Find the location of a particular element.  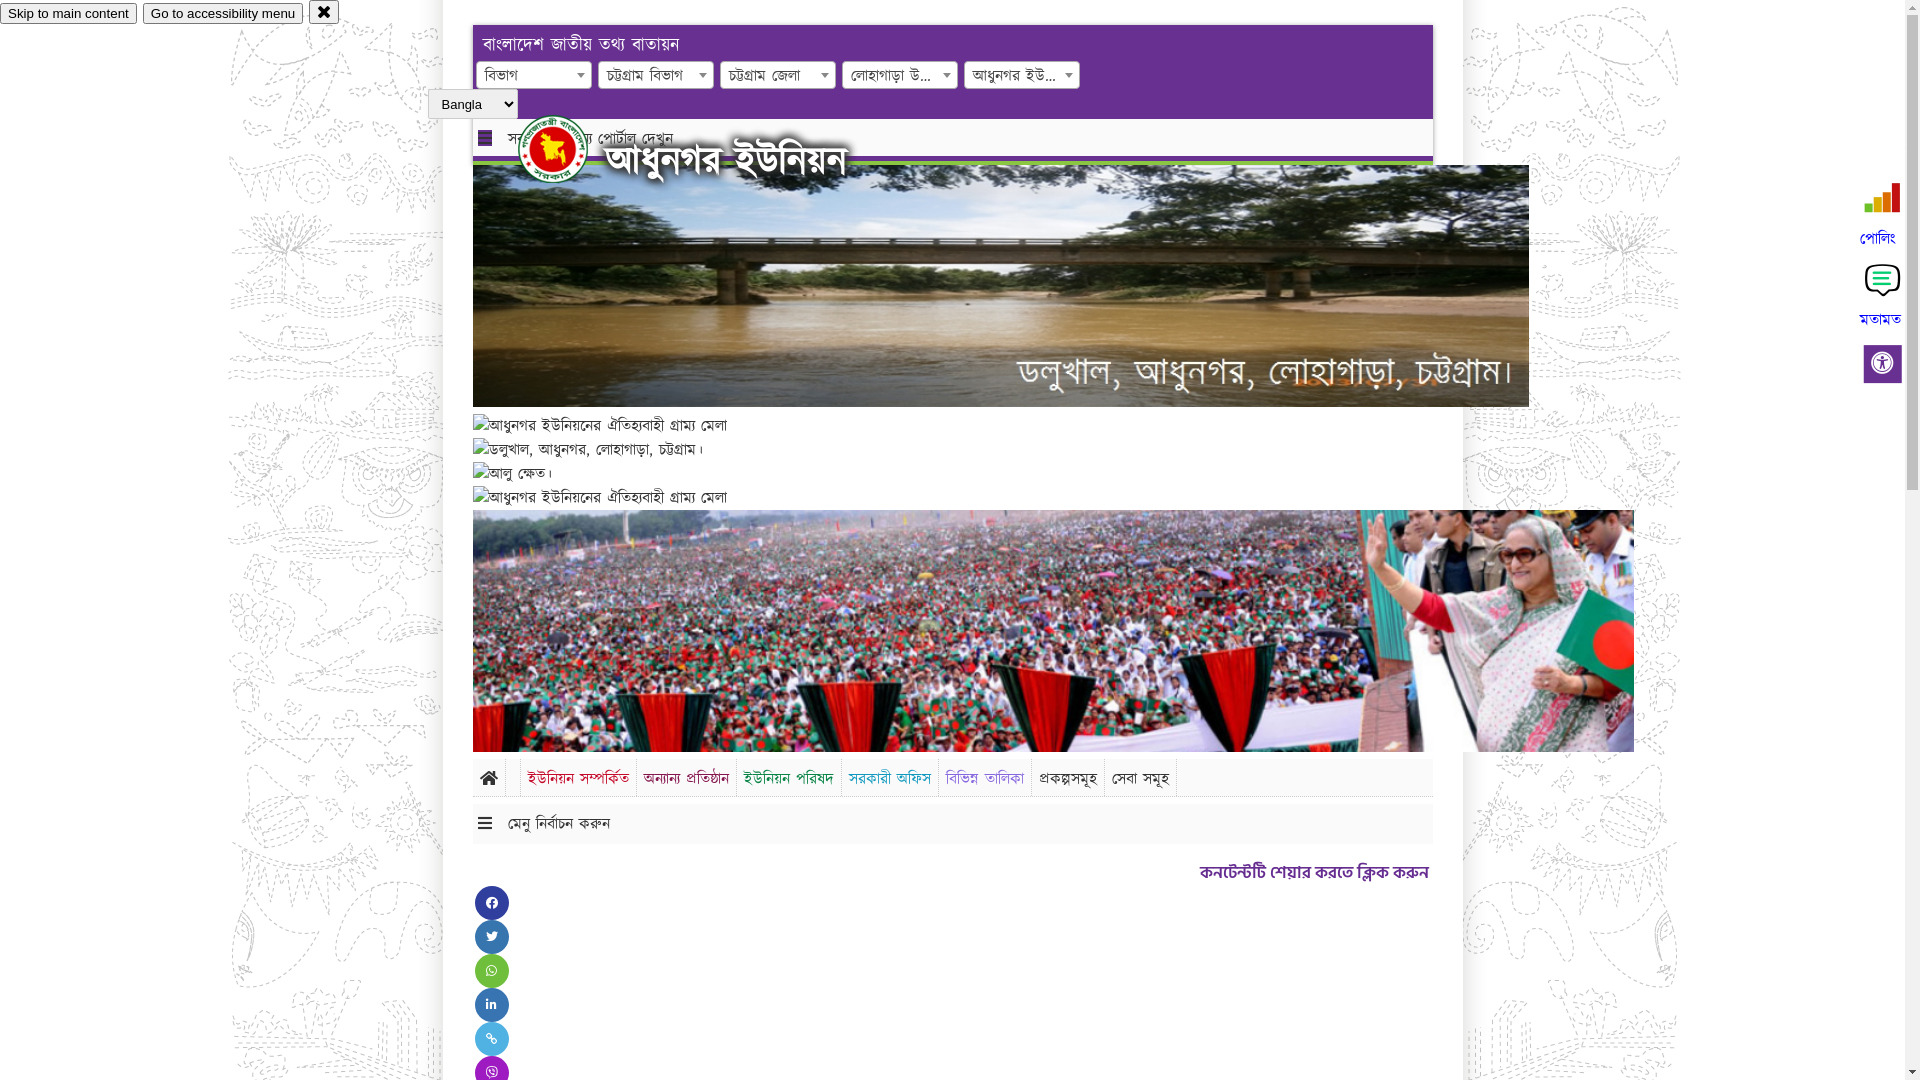

'close' is located at coordinates (324, 11).